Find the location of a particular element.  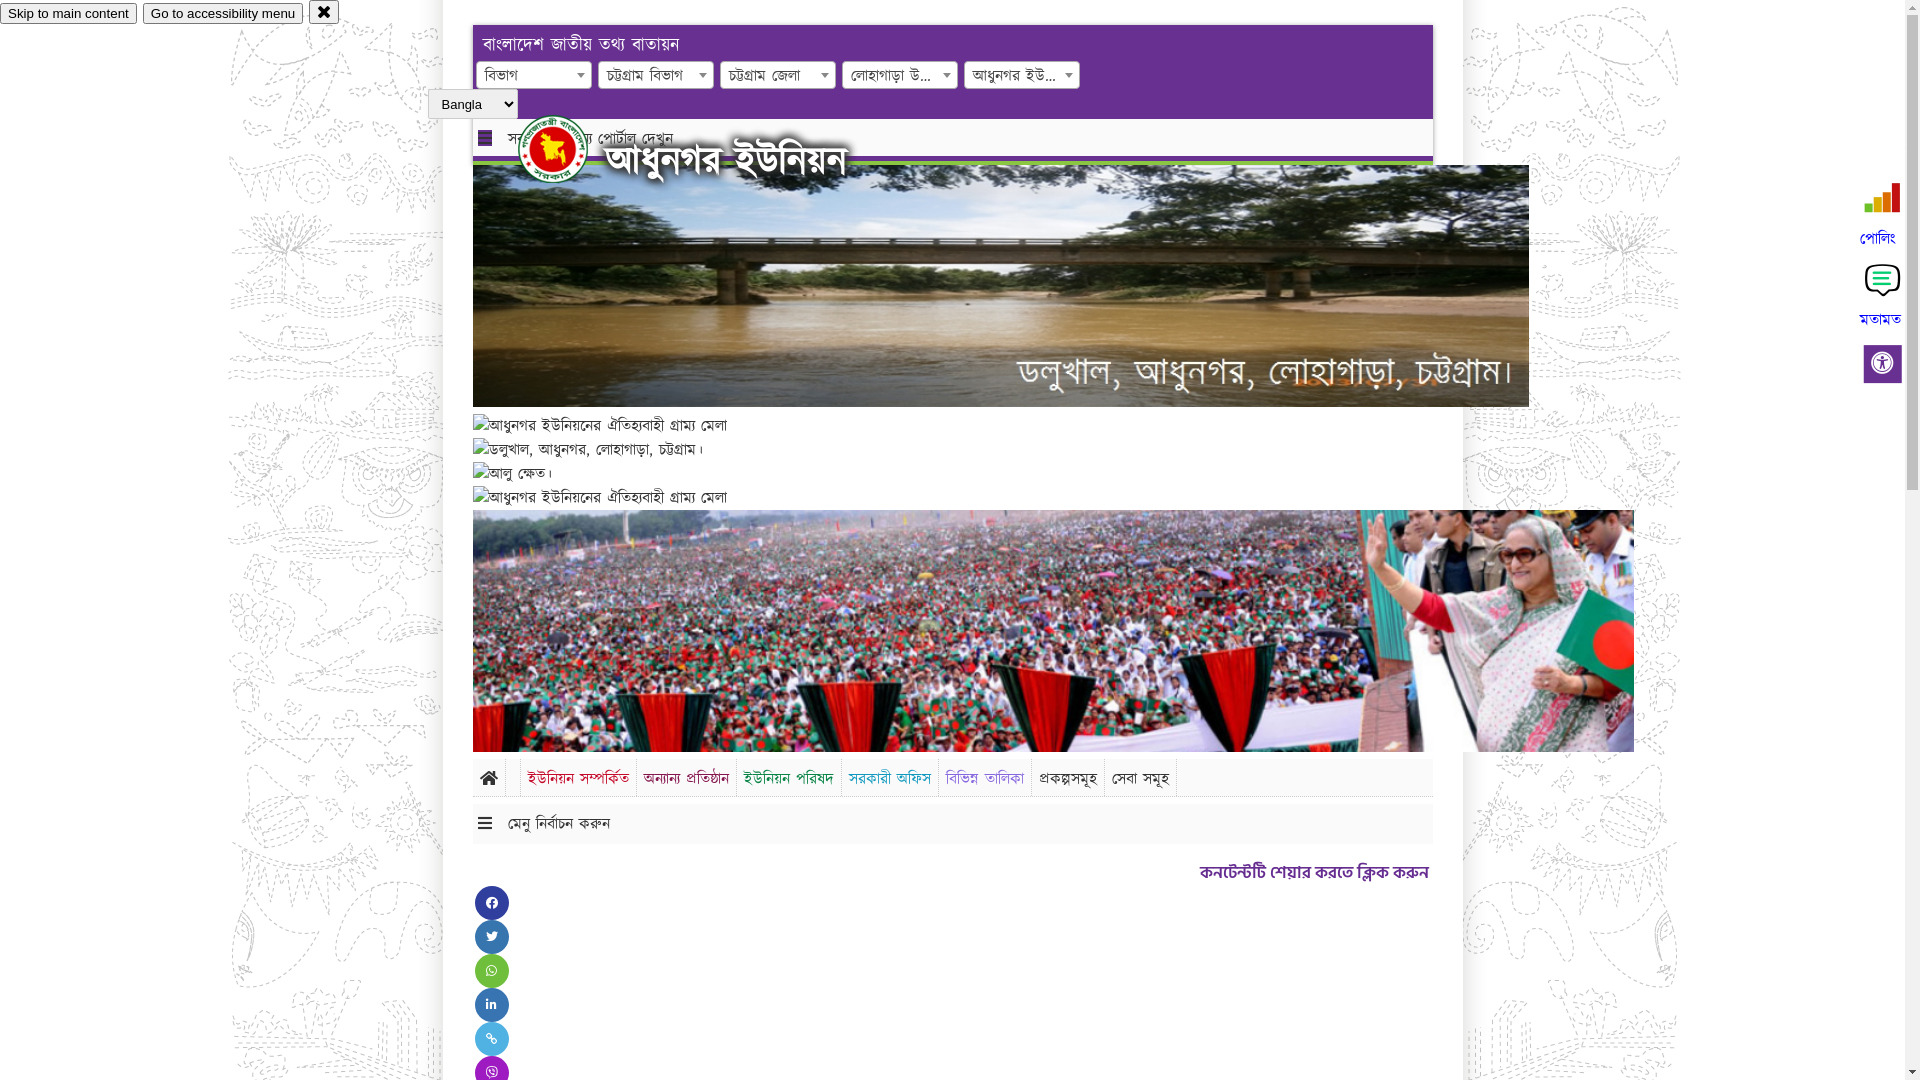

'close' is located at coordinates (324, 11).